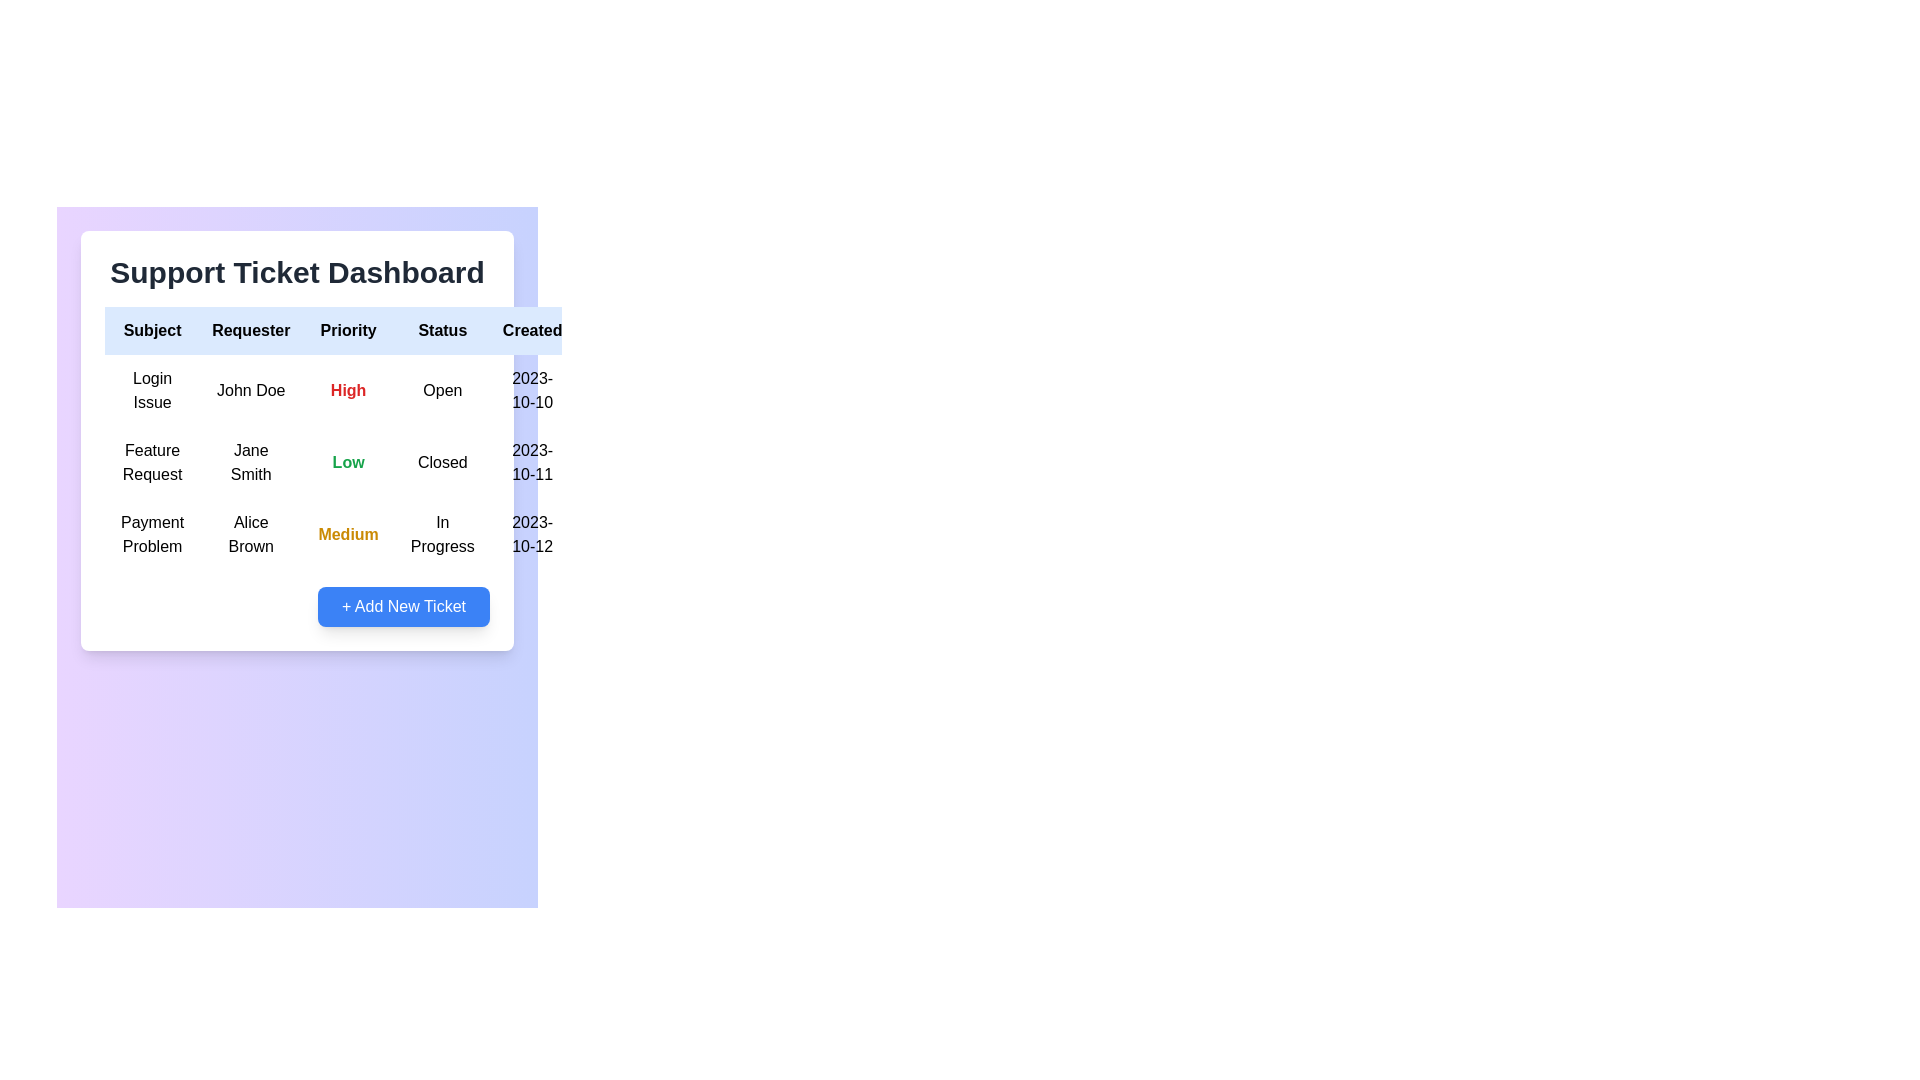 This screenshot has width=1920, height=1080. What do you see at coordinates (441, 390) in the screenshot?
I see `the 'Open' status text label for the ticket 'Login Issue' requested by 'John Doe' in the Support Ticket Dashboard` at bounding box center [441, 390].